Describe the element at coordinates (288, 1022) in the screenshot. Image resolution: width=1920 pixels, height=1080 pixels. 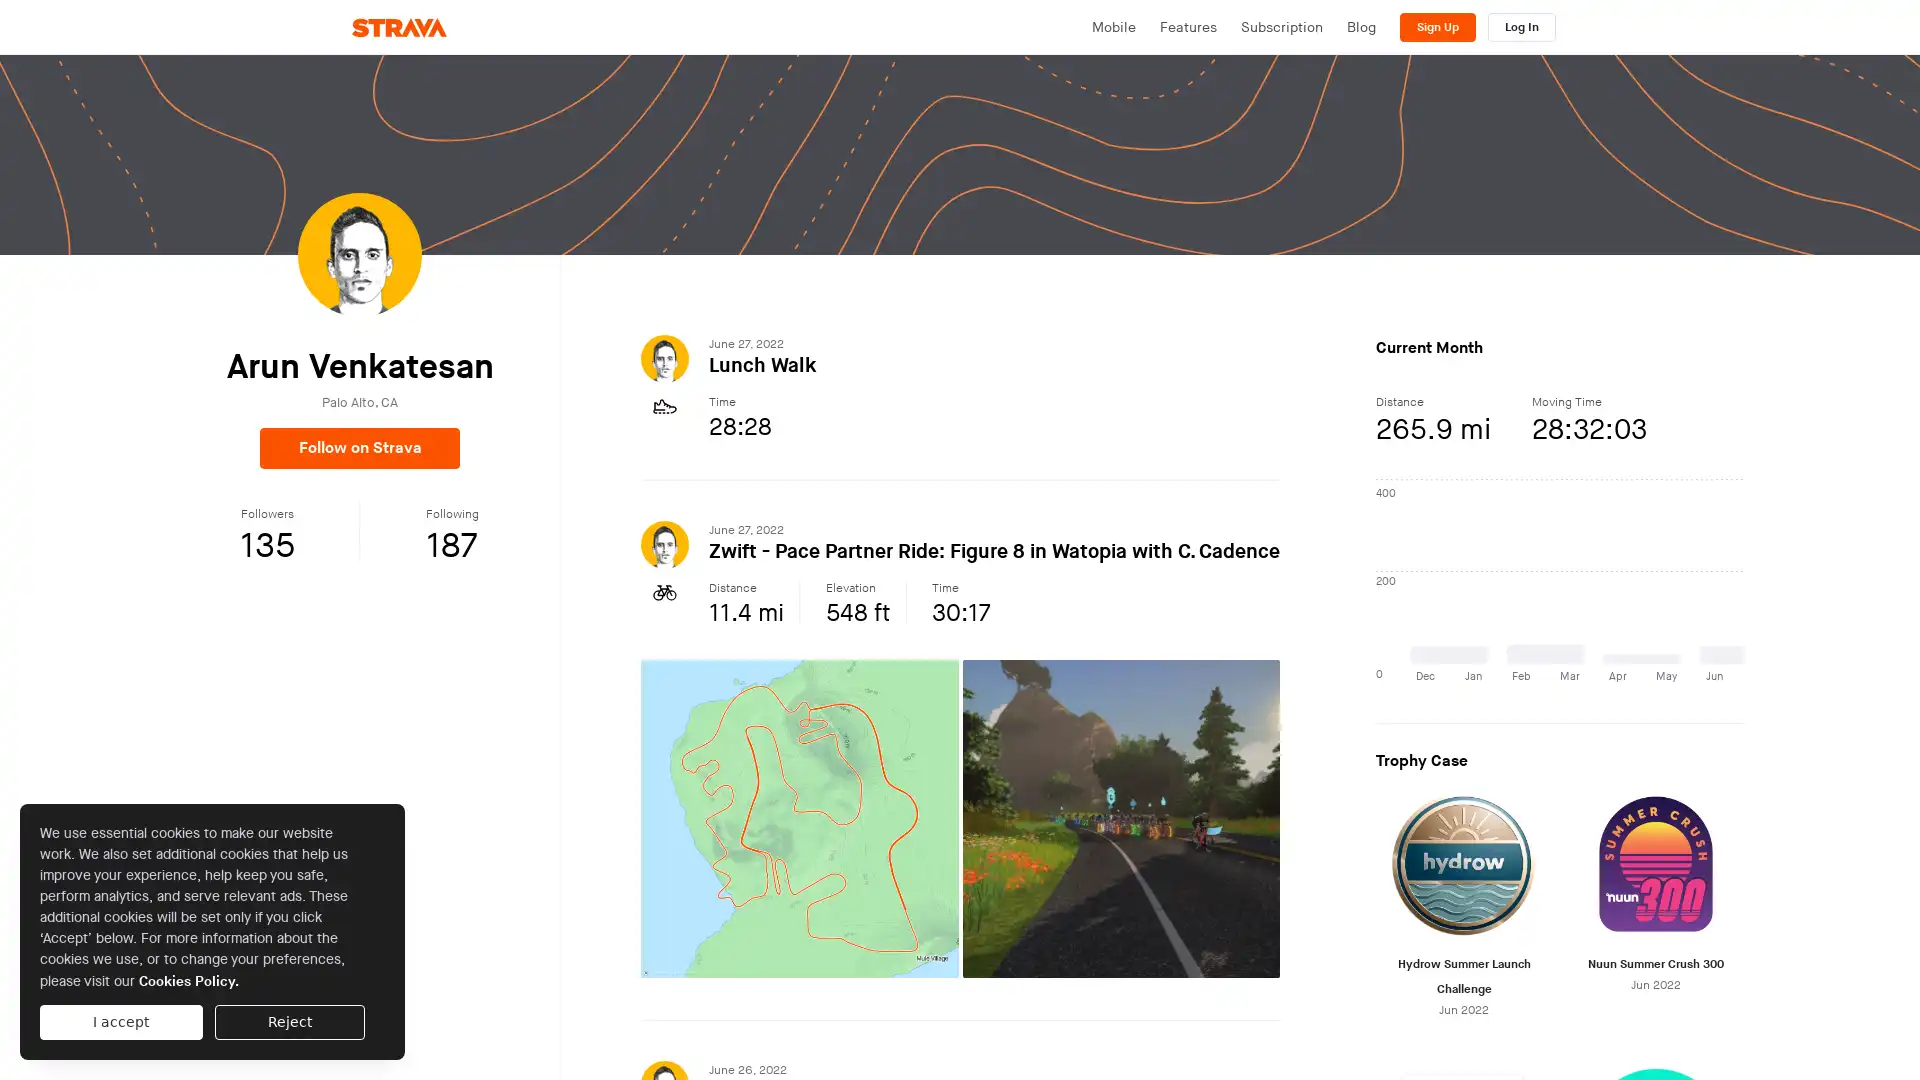
I see `Reject` at that location.